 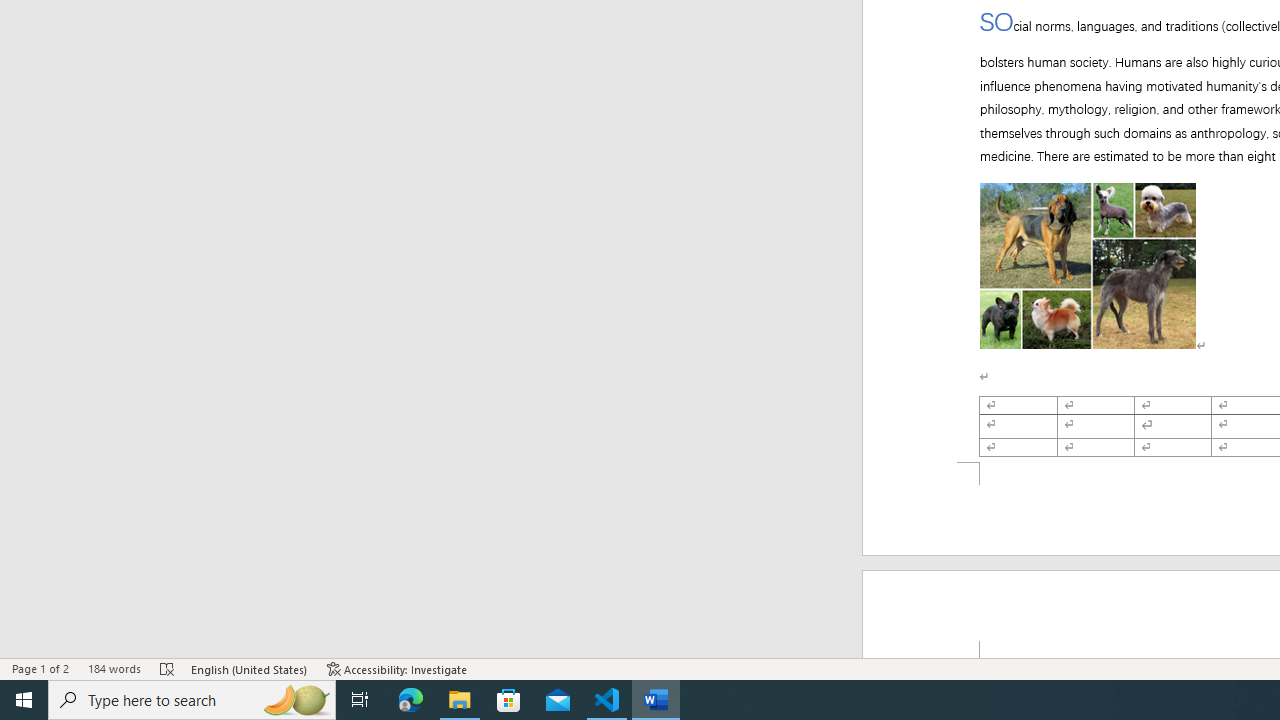 I want to click on 'Task View', so click(x=359, y=698).